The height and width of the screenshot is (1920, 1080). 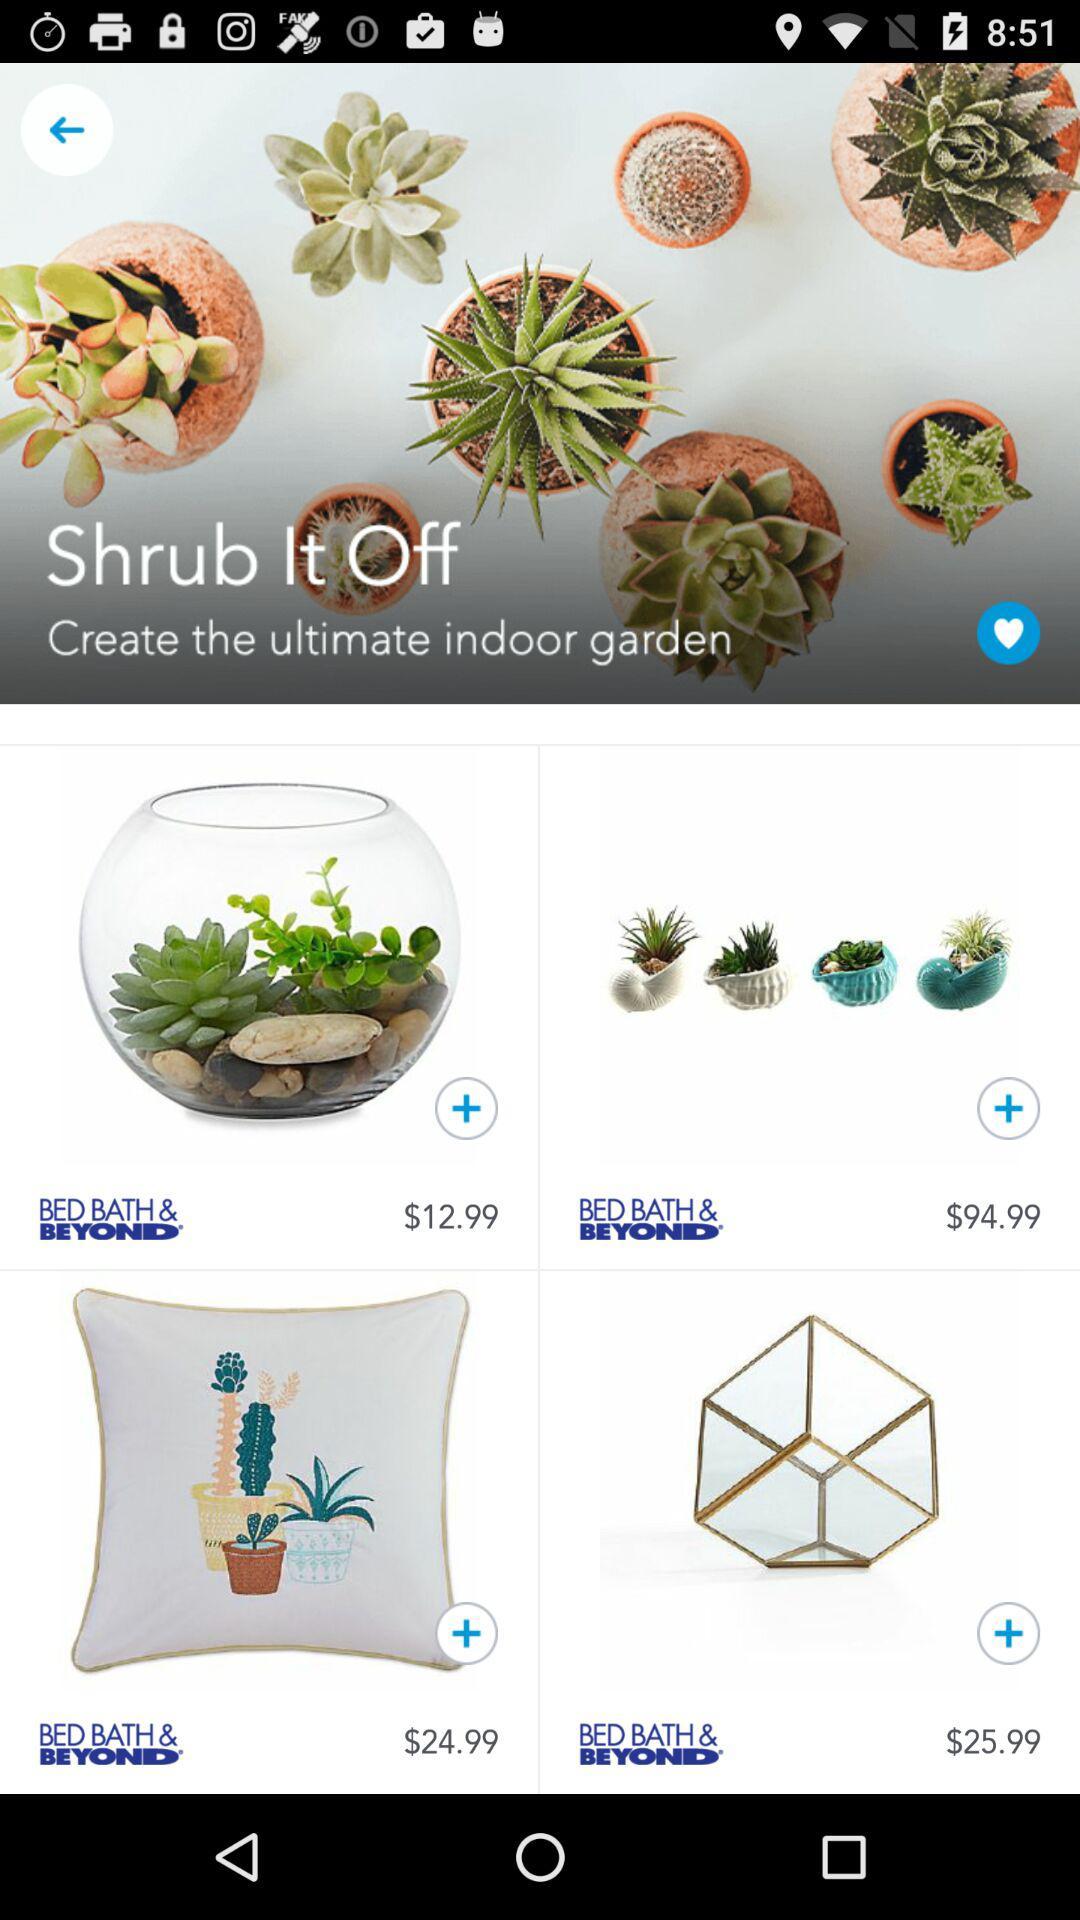 What do you see at coordinates (651, 1218) in the screenshot?
I see `bed baths beyond option` at bounding box center [651, 1218].